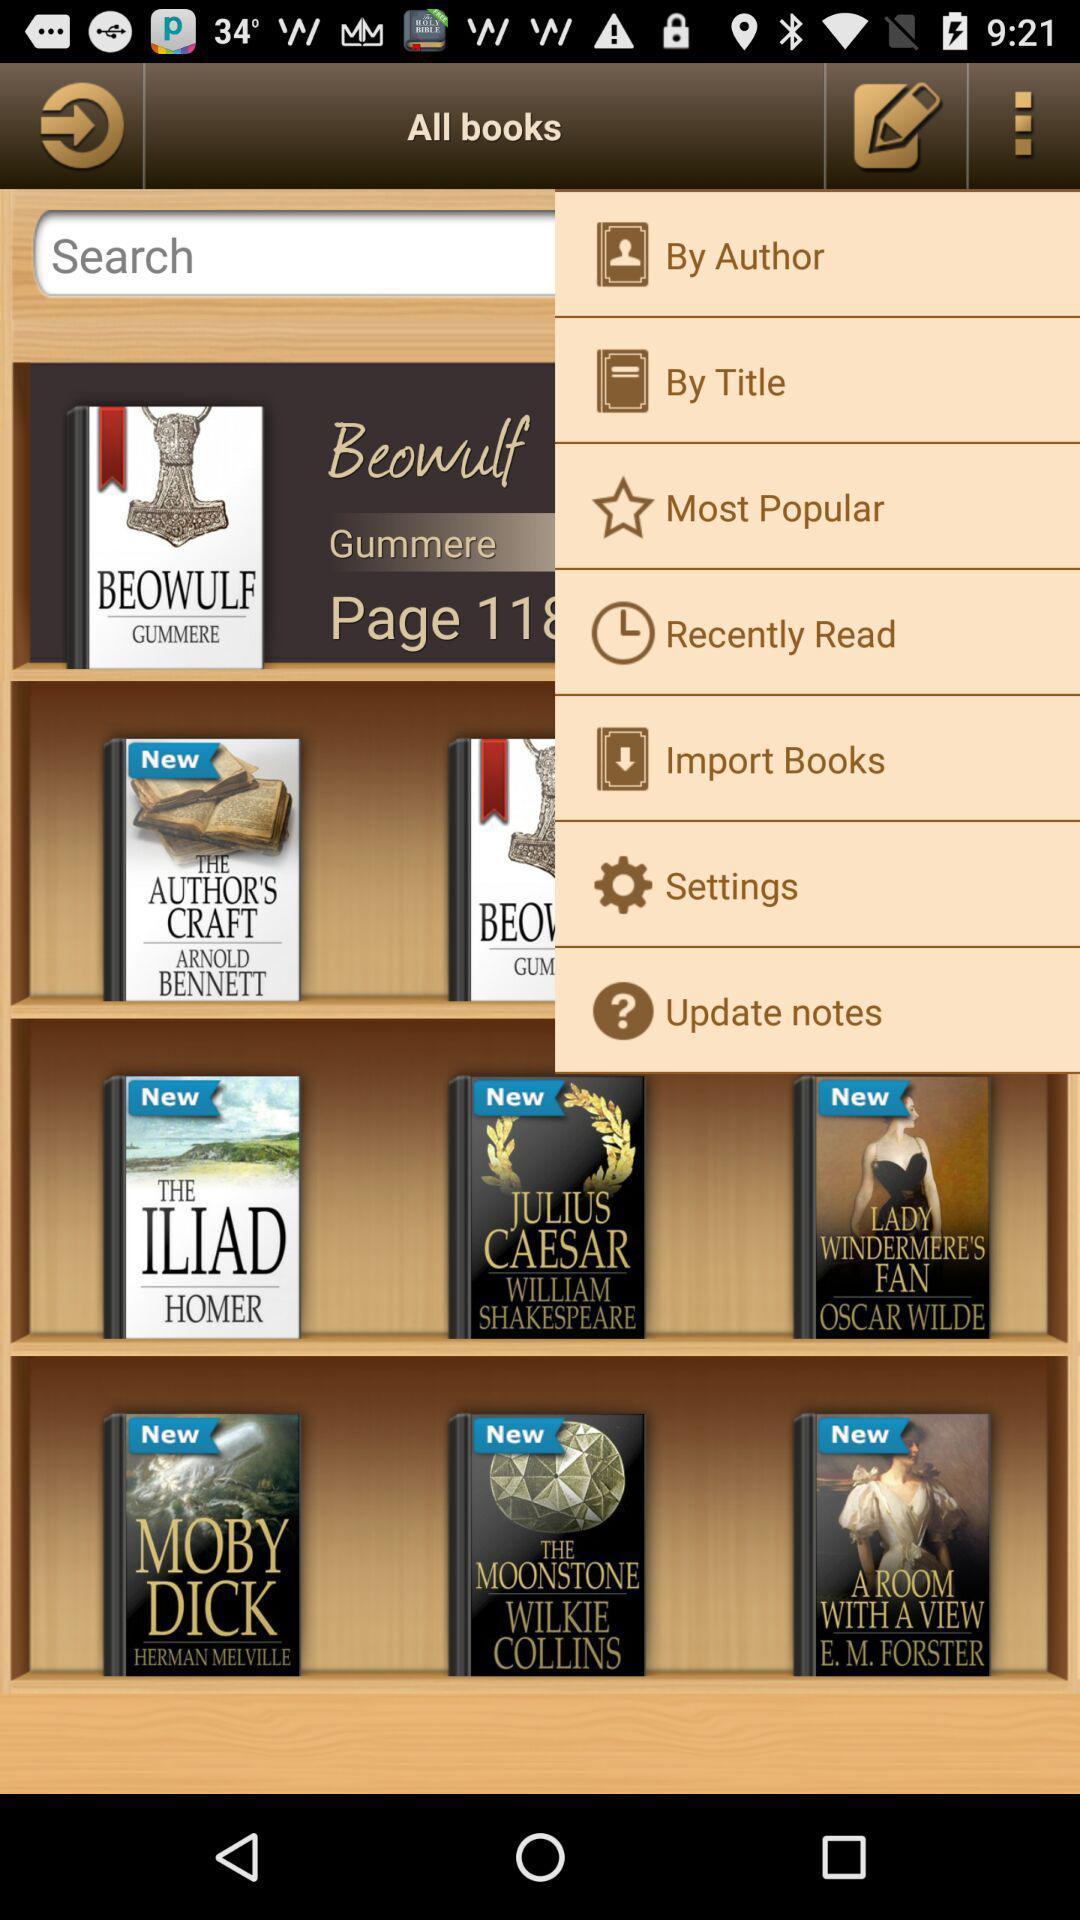 Image resolution: width=1080 pixels, height=1920 pixels. I want to click on the more icon, so click(1024, 133).